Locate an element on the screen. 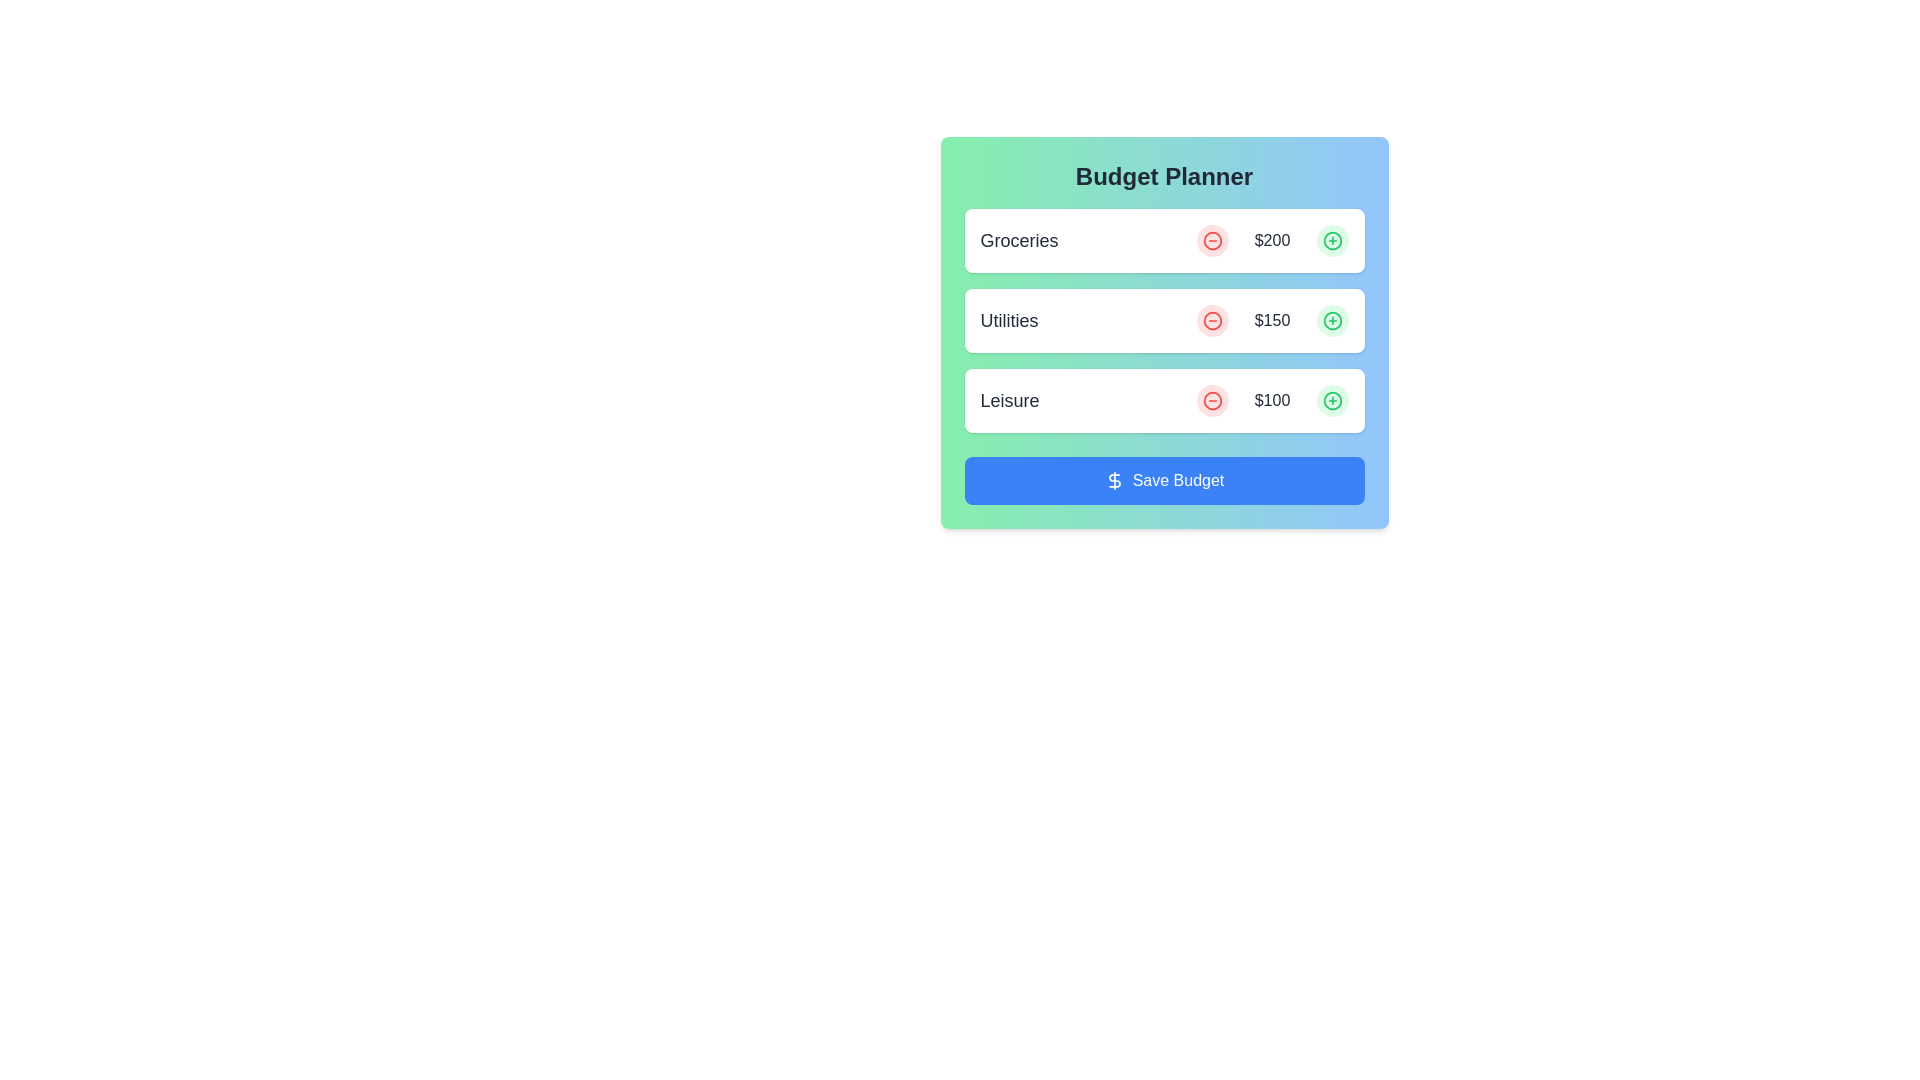  the 'Utilities' text label, which indicates the category related to budgeting or expense tracking, positioned beneath 'Groceries' and above 'Leisure' is located at coordinates (1009, 319).